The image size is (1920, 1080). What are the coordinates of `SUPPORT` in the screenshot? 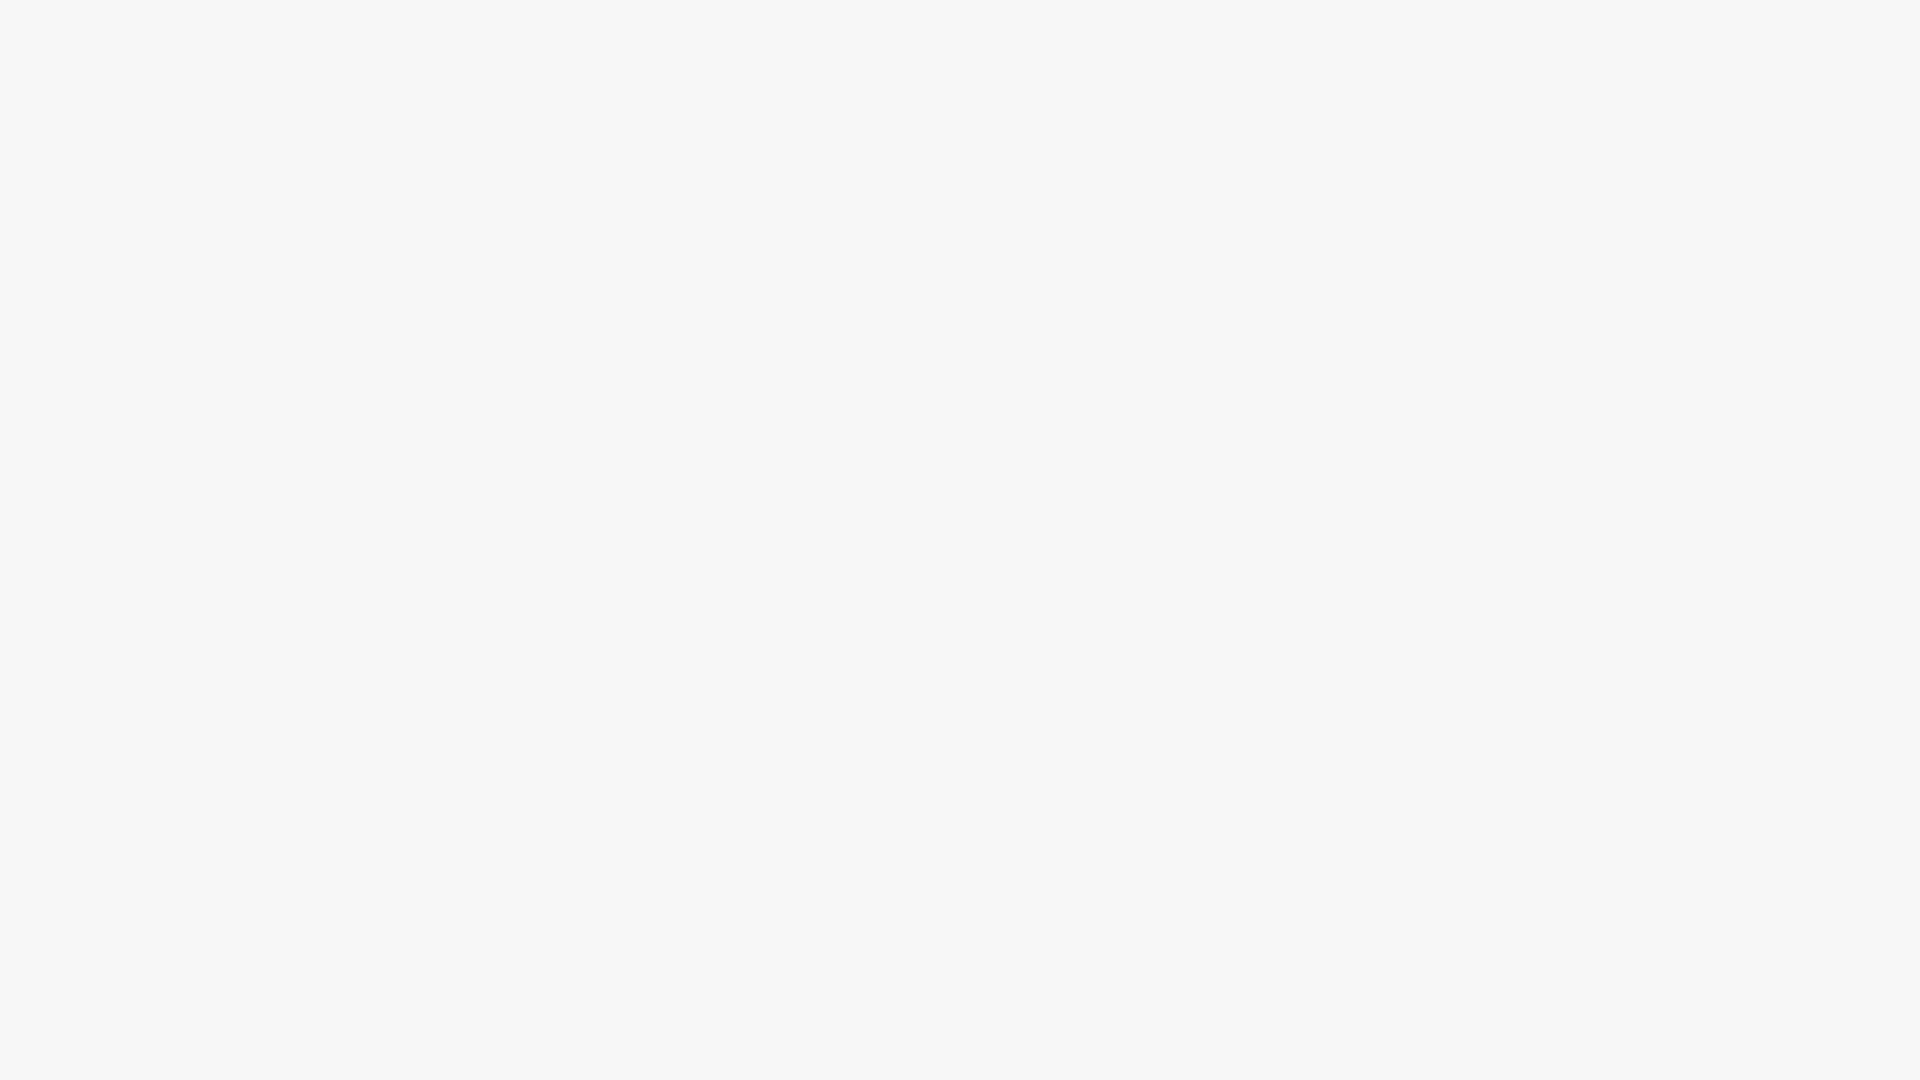 It's located at (1565, 43).